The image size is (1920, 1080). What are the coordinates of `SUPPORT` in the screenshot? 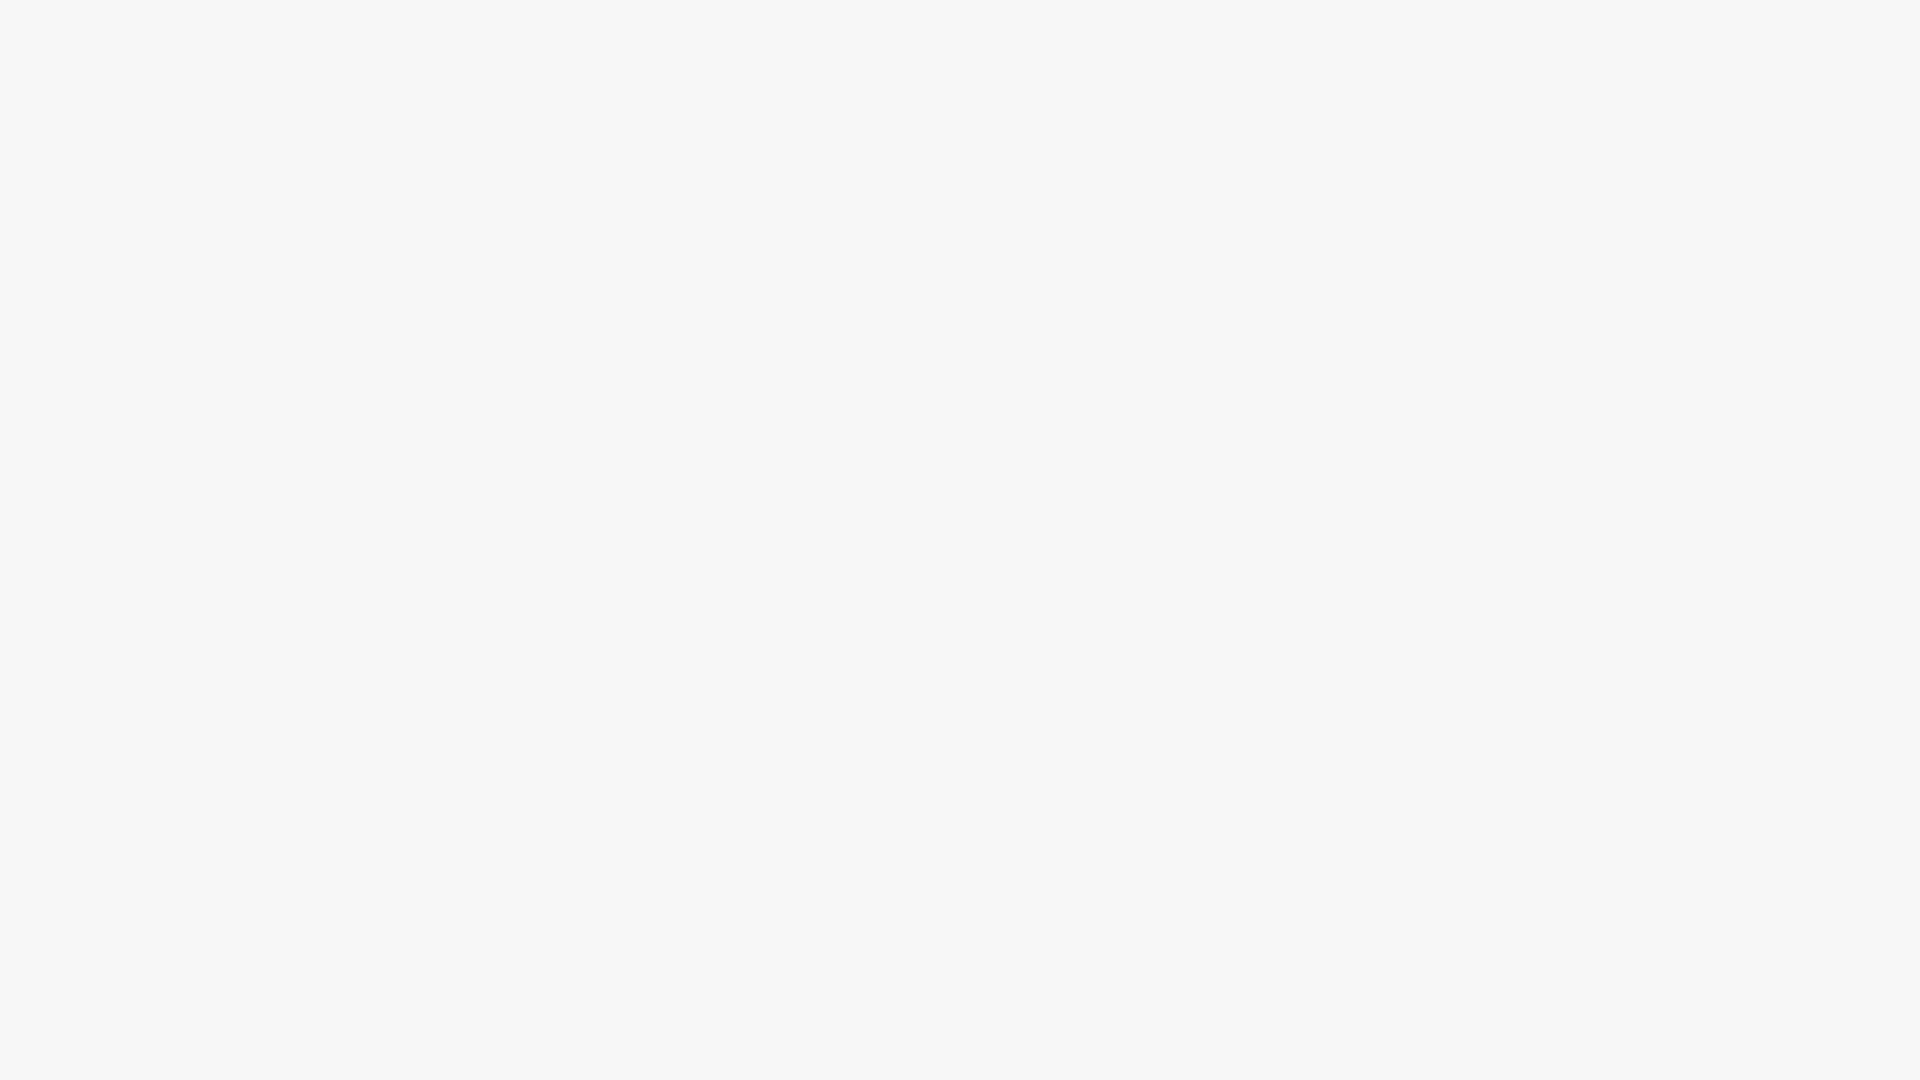 It's located at (1565, 43).